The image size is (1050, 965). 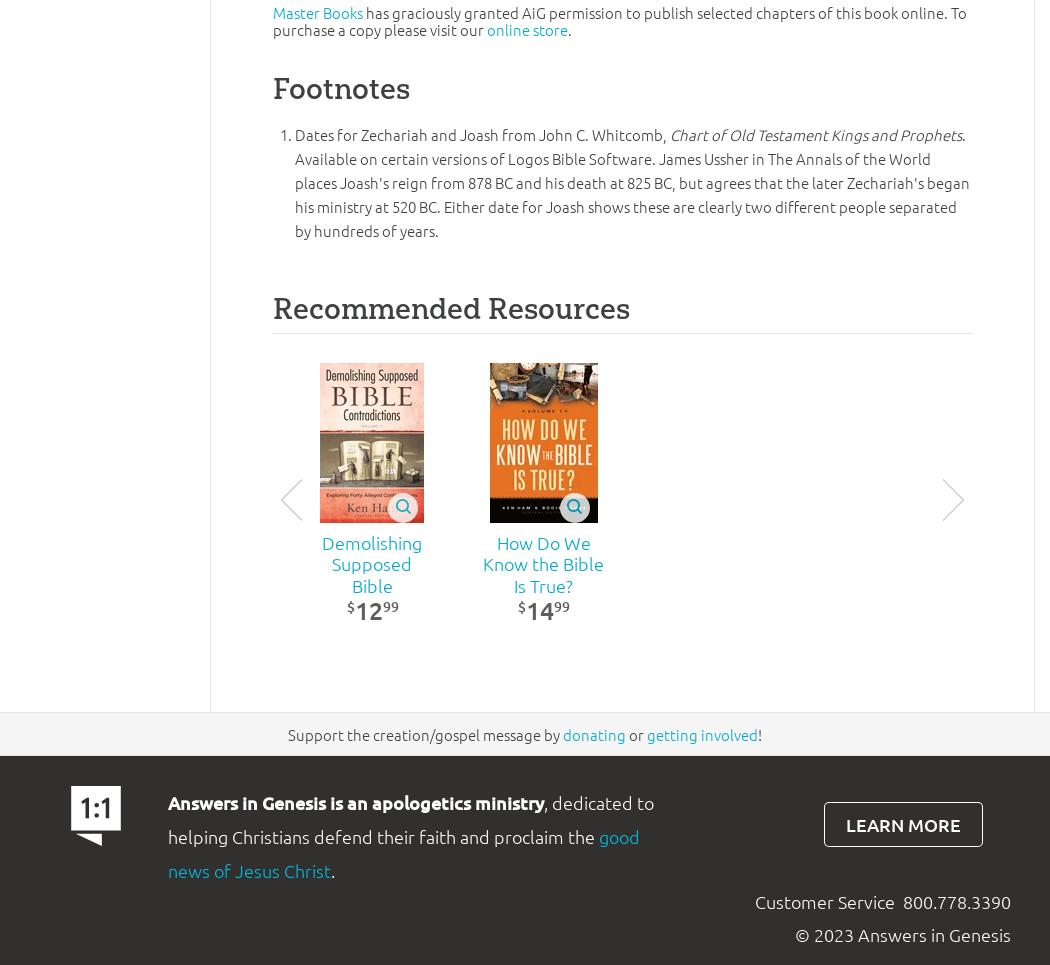 What do you see at coordinates (486, 28) in the screenshot?
I see `'online store'` at bounding box center [486, 28].